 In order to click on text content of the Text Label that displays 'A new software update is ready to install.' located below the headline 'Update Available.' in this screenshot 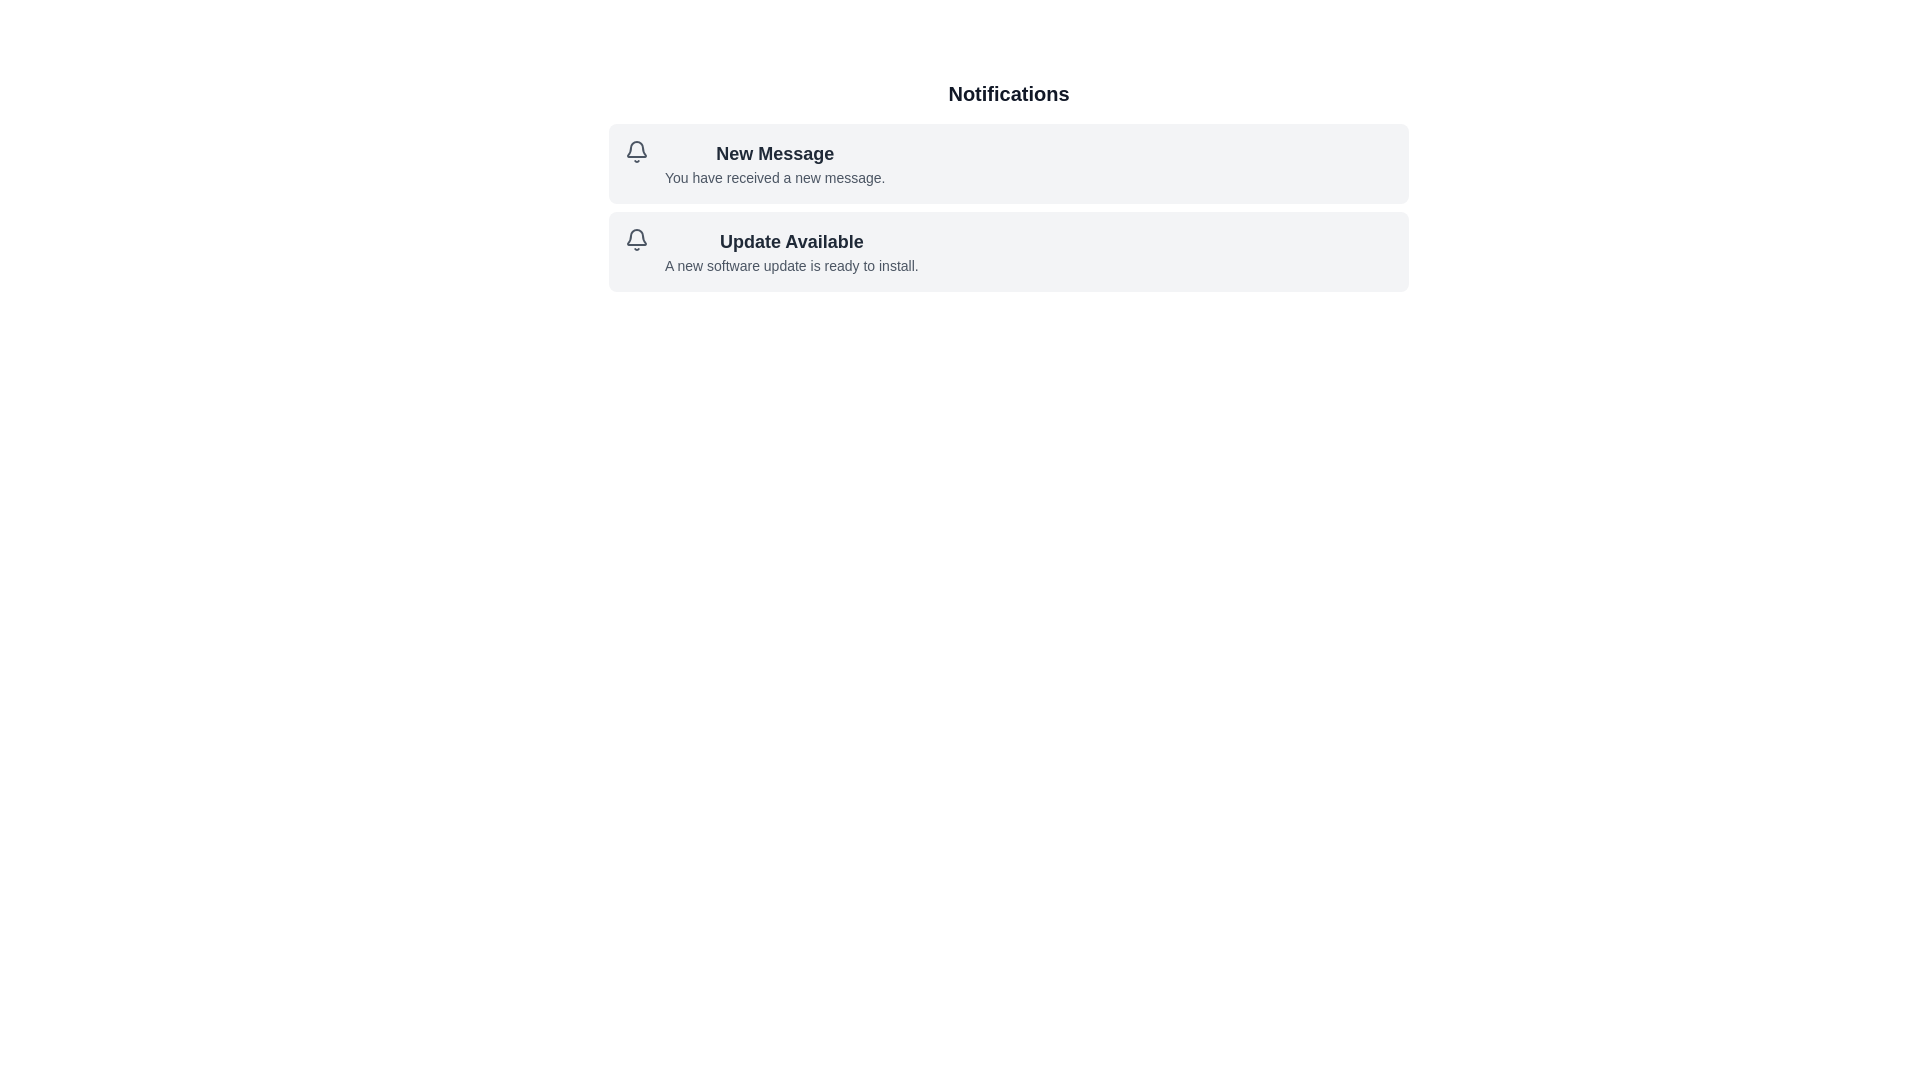, I will do `click(790, 265)`.